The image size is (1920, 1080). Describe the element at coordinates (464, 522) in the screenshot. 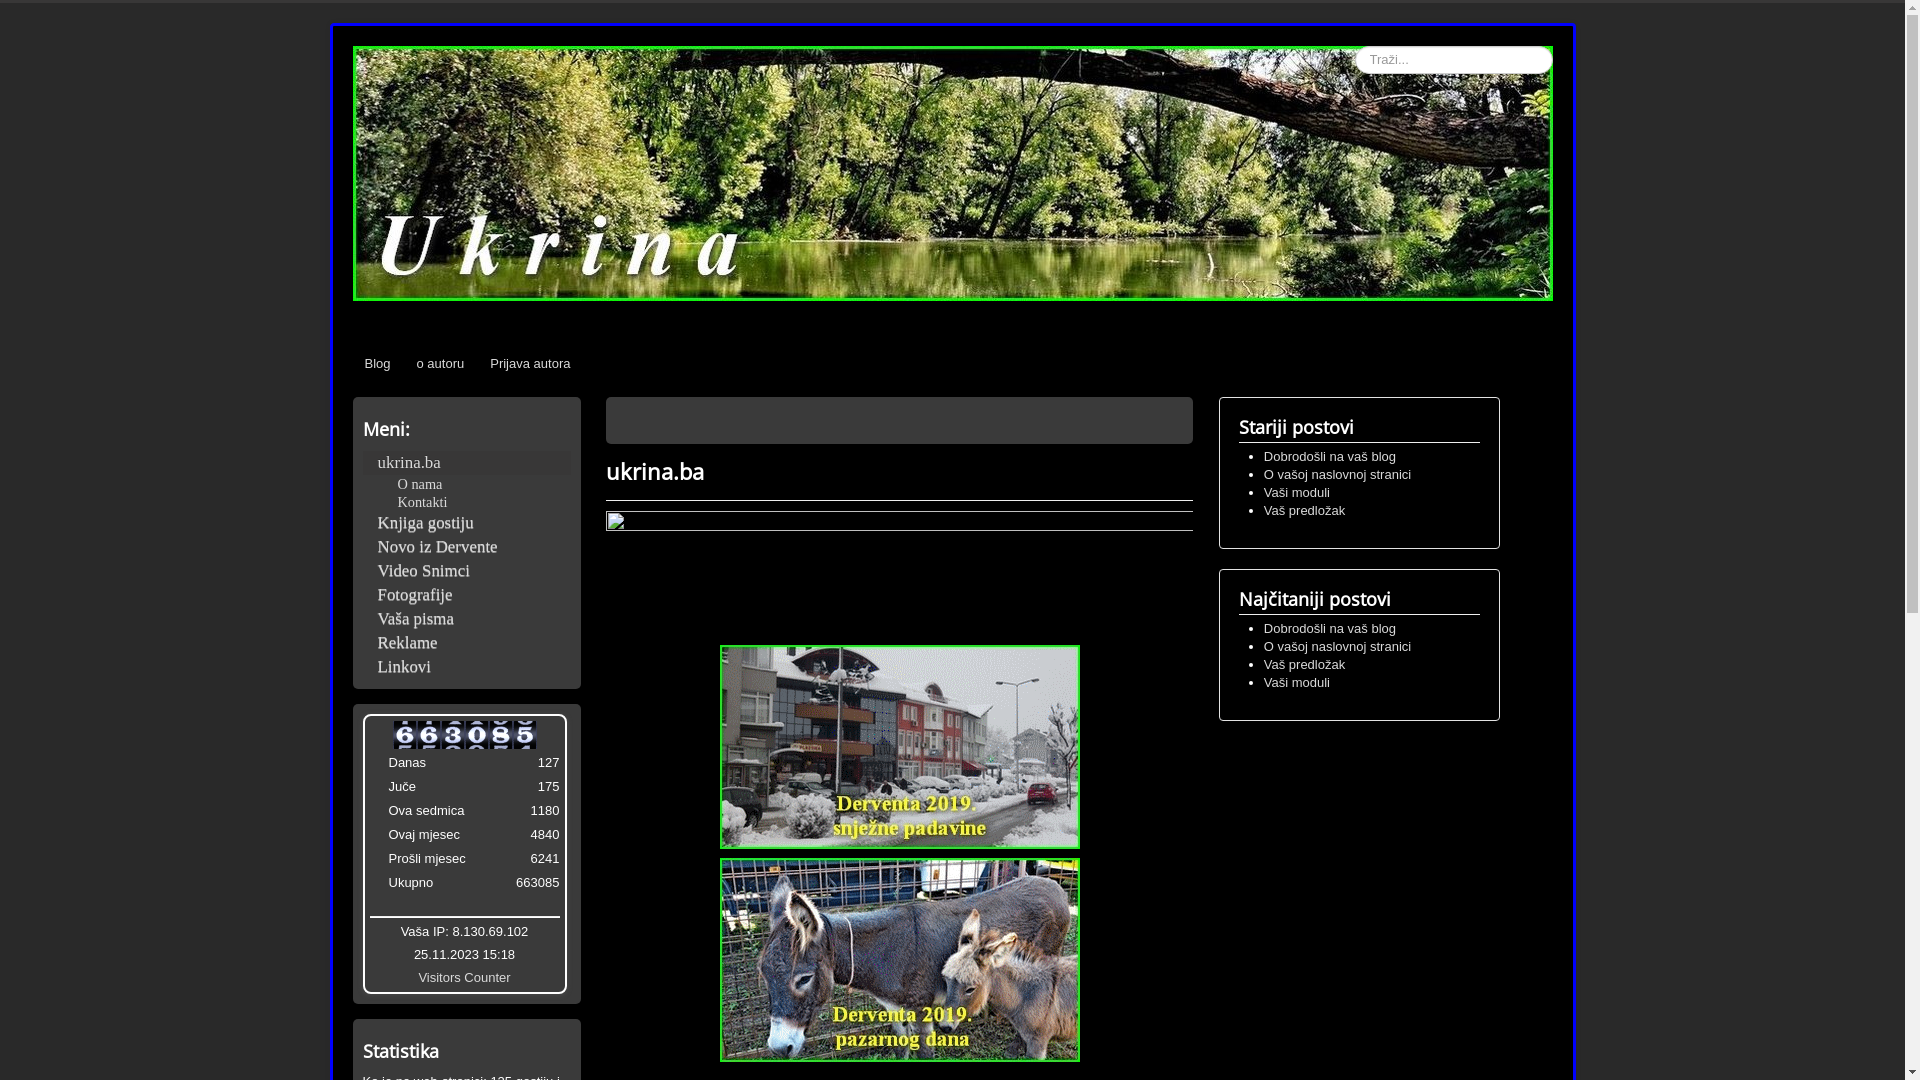

I see `'Knjiga gostiju'` at that location.